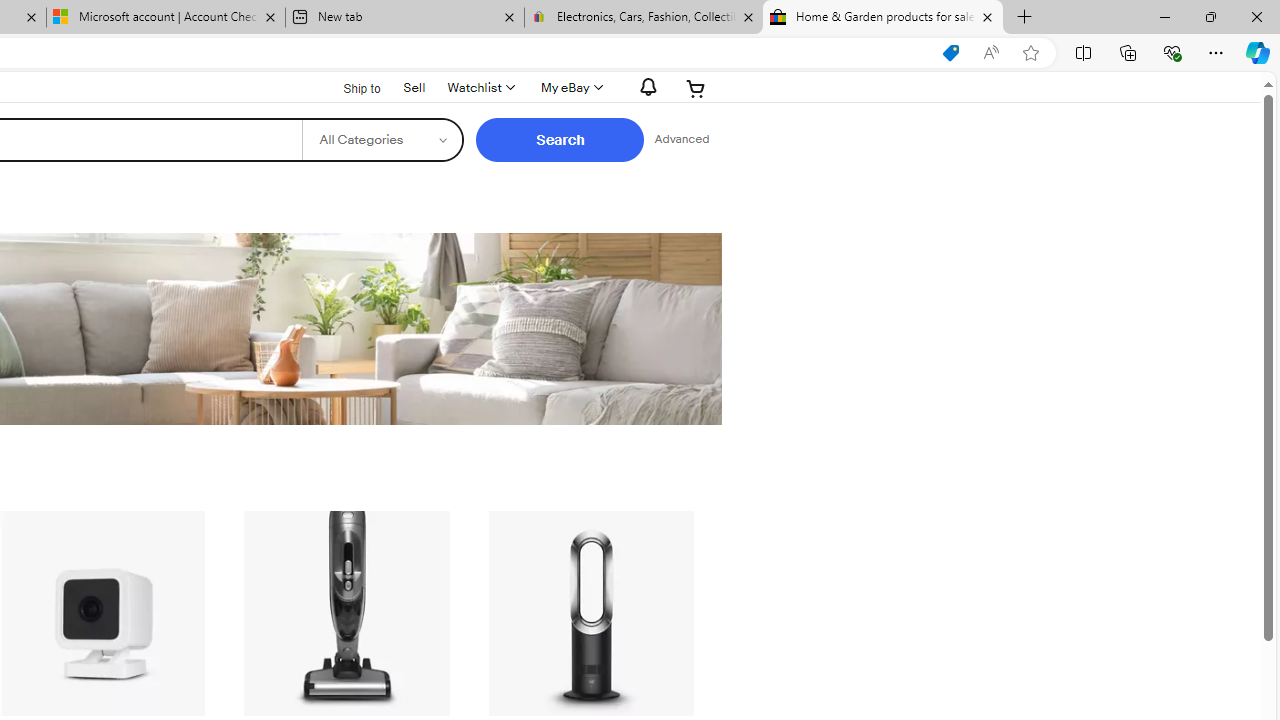  What do you see at coordinates (1171, 51) in the screenshot?
I see `'Browser essentials'` at bounding box center [1171, 51].